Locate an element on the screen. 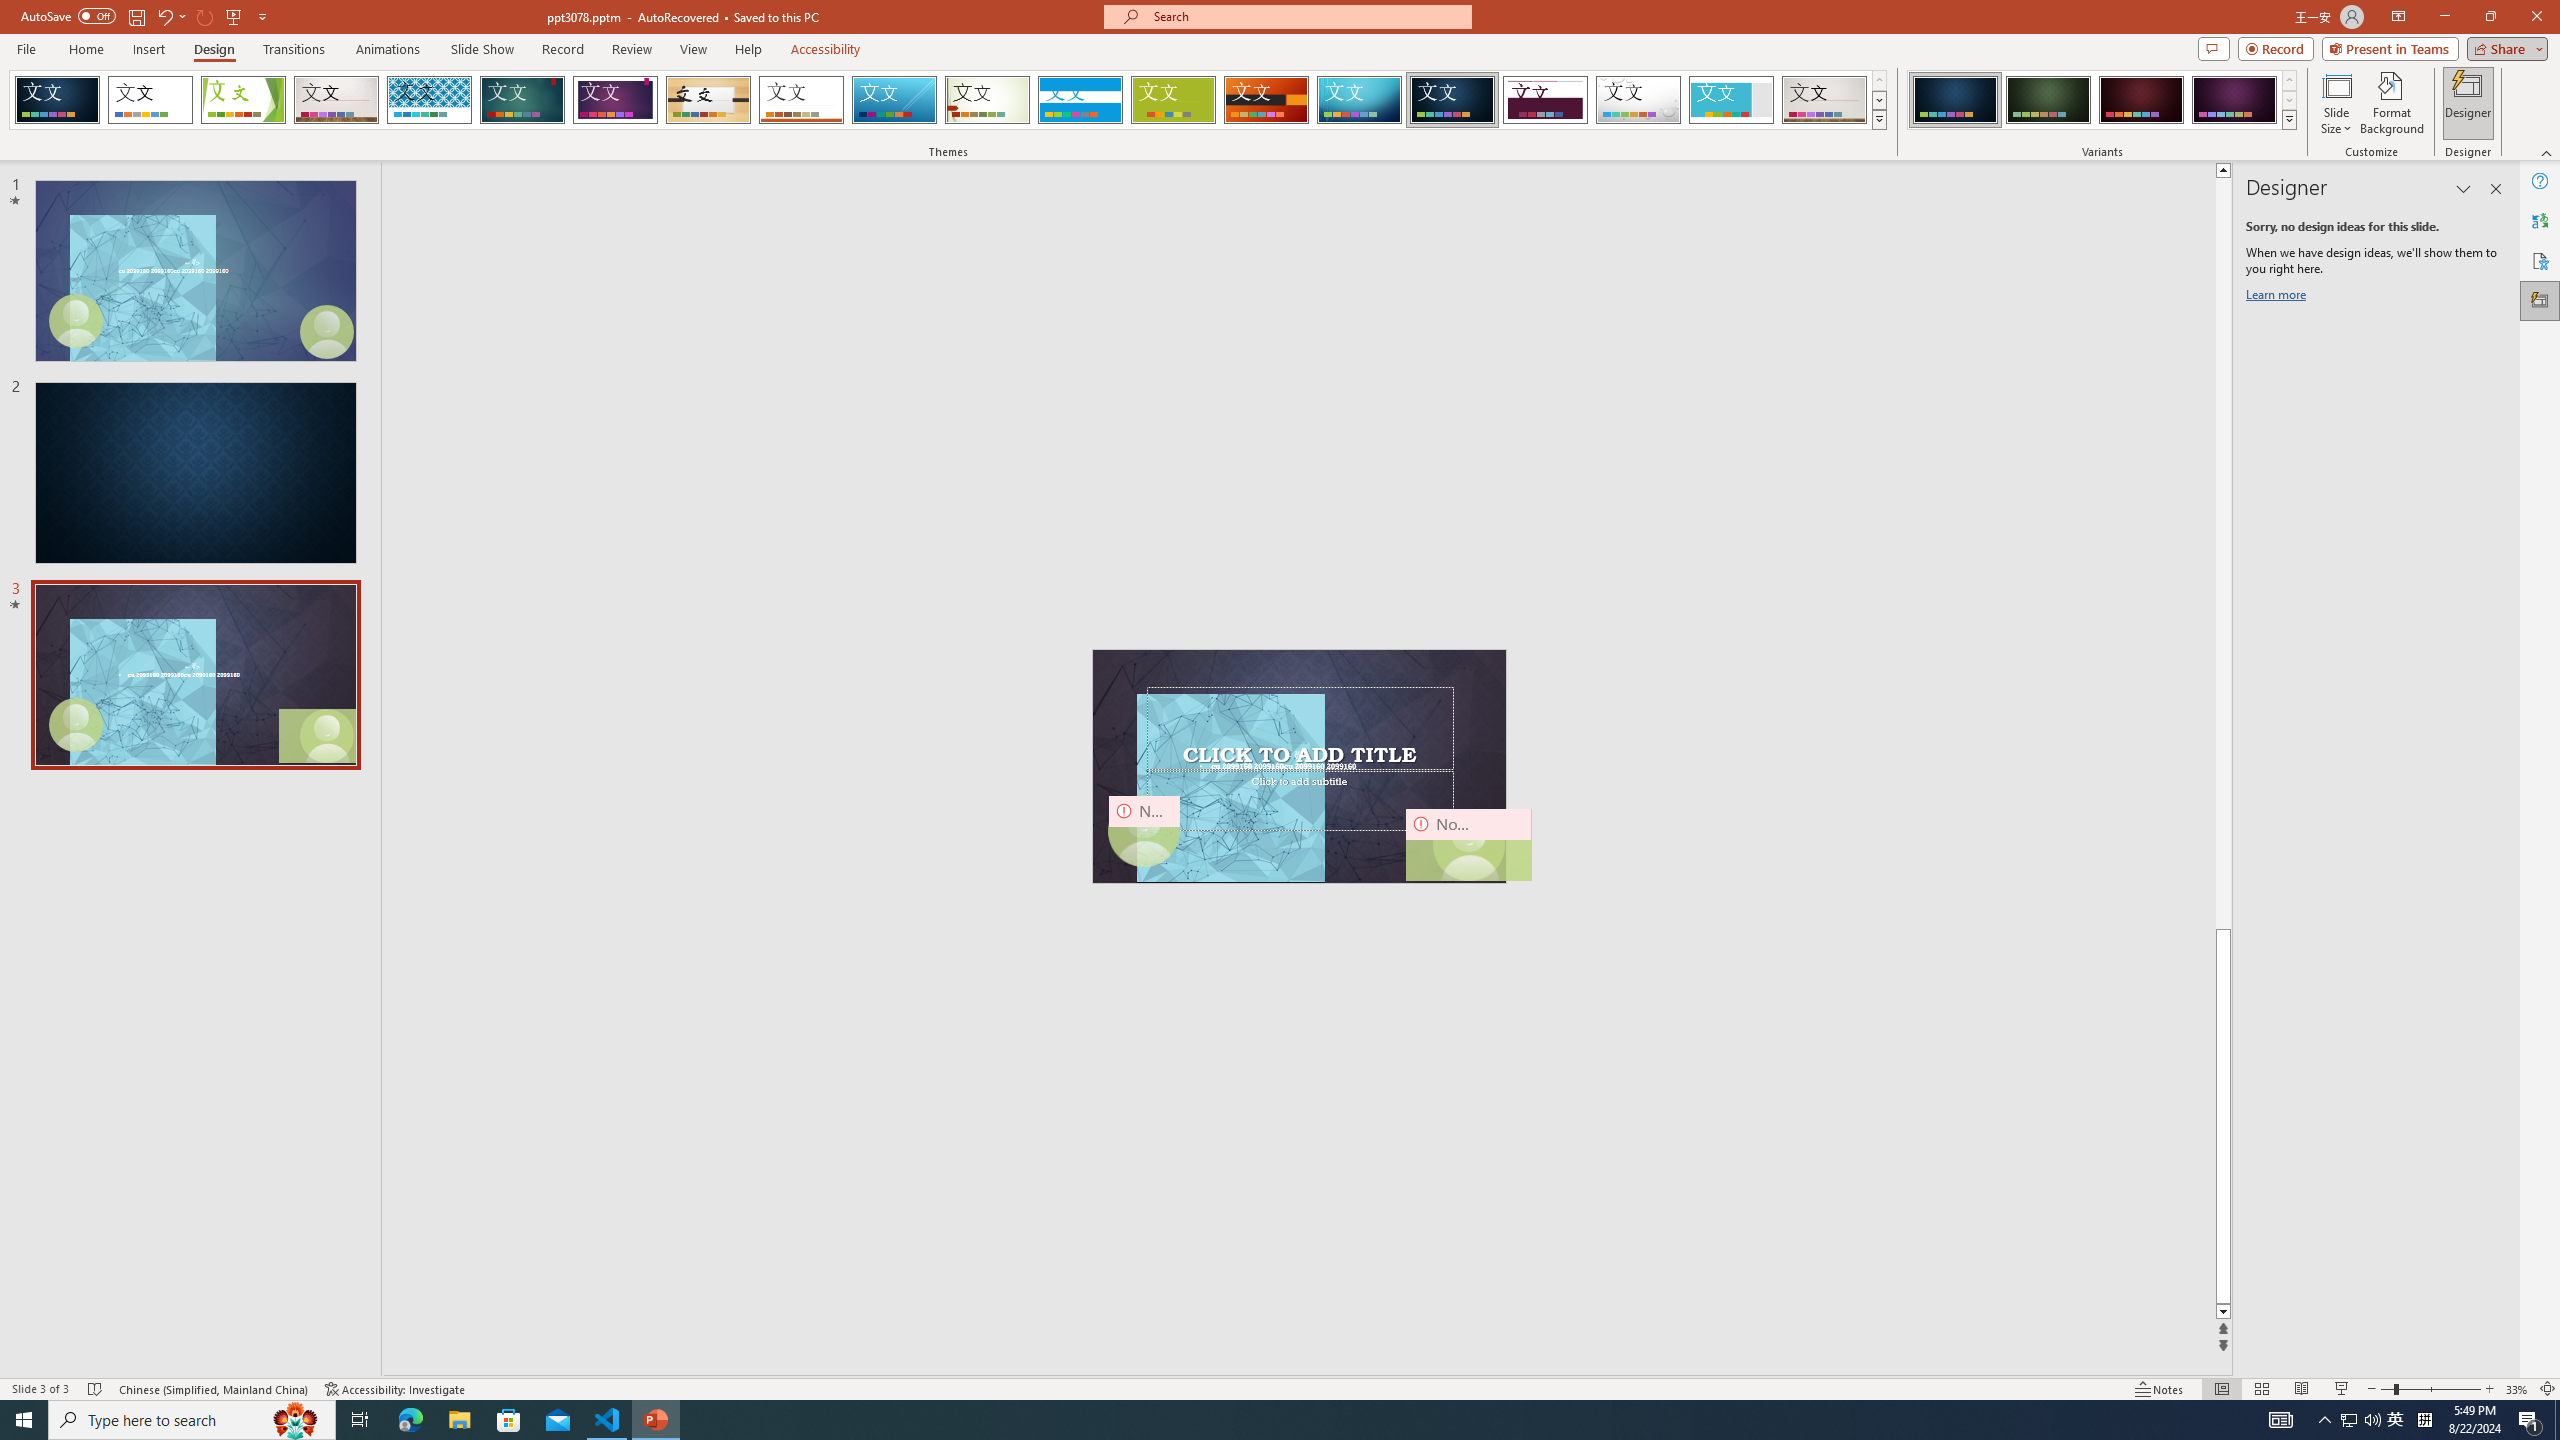  'Dividend' is located at coordinates (1545, 99).